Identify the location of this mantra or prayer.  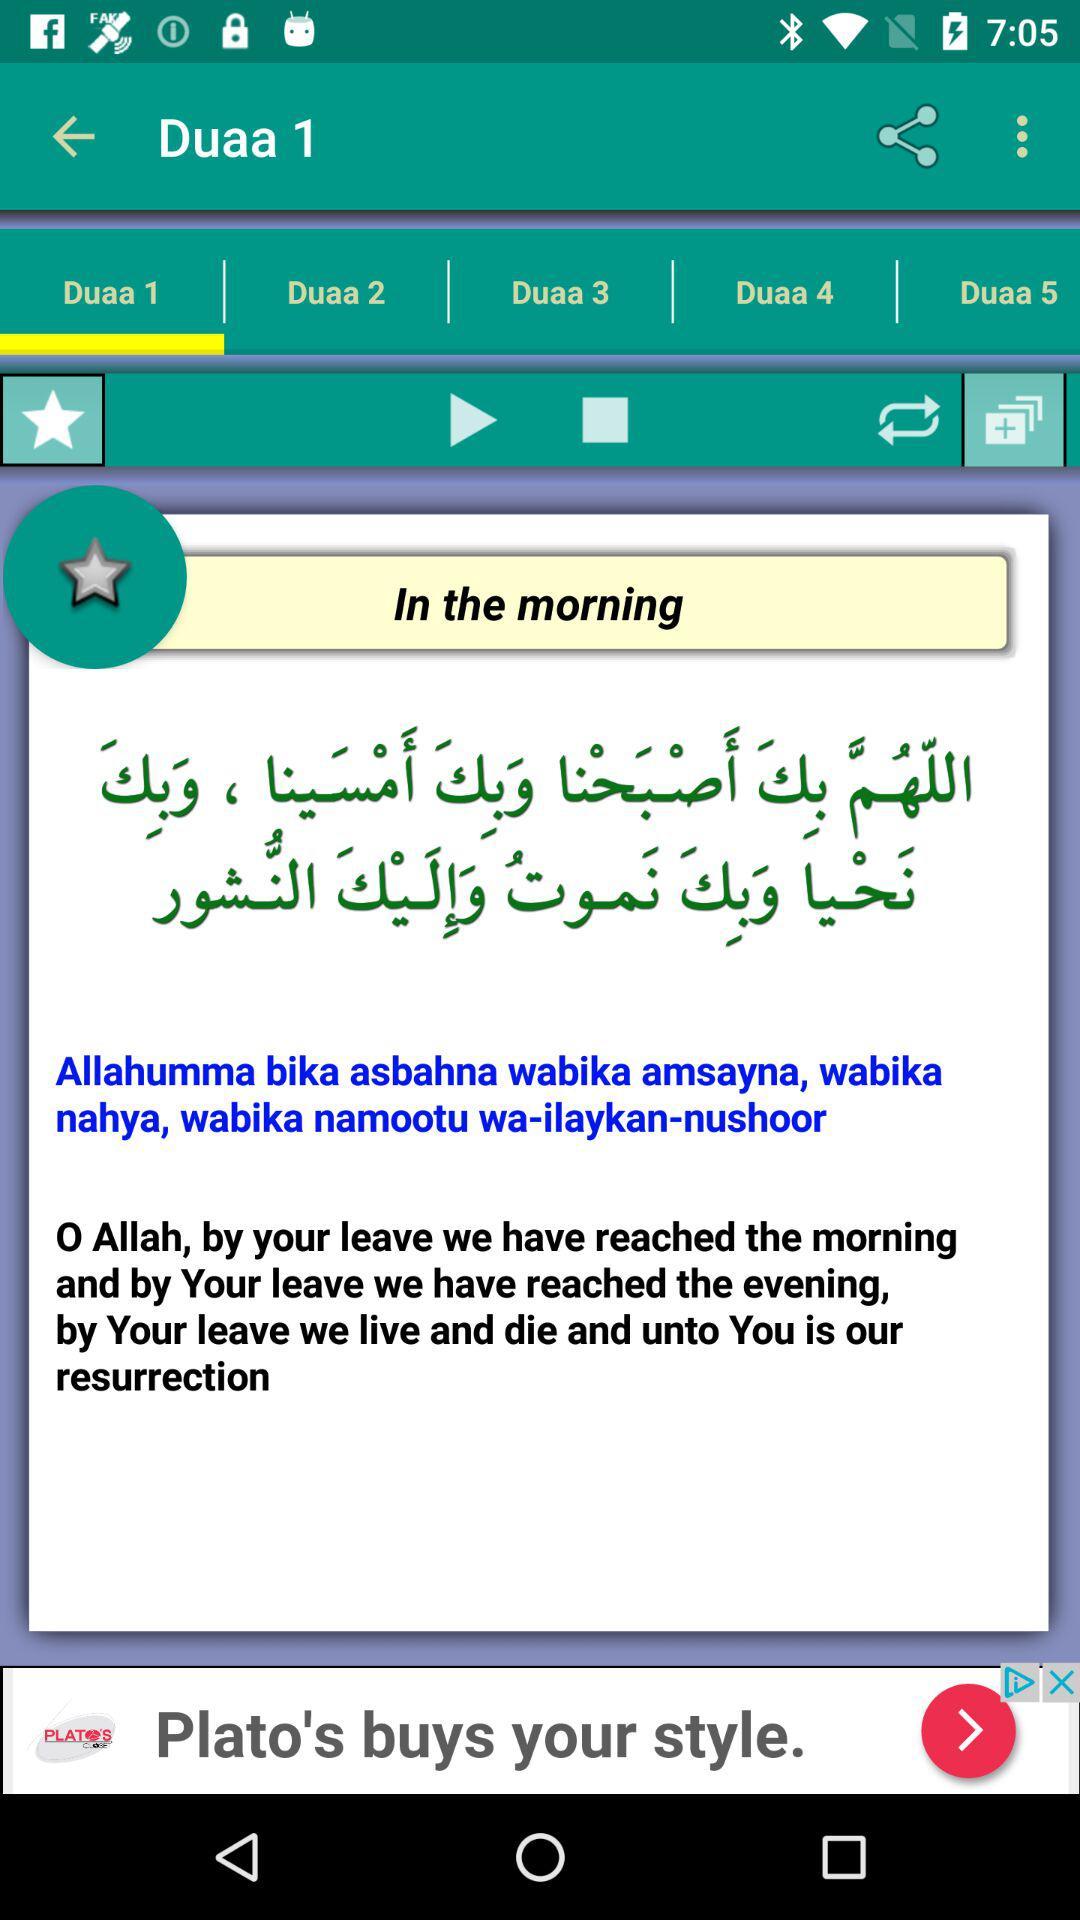
(474, 419).